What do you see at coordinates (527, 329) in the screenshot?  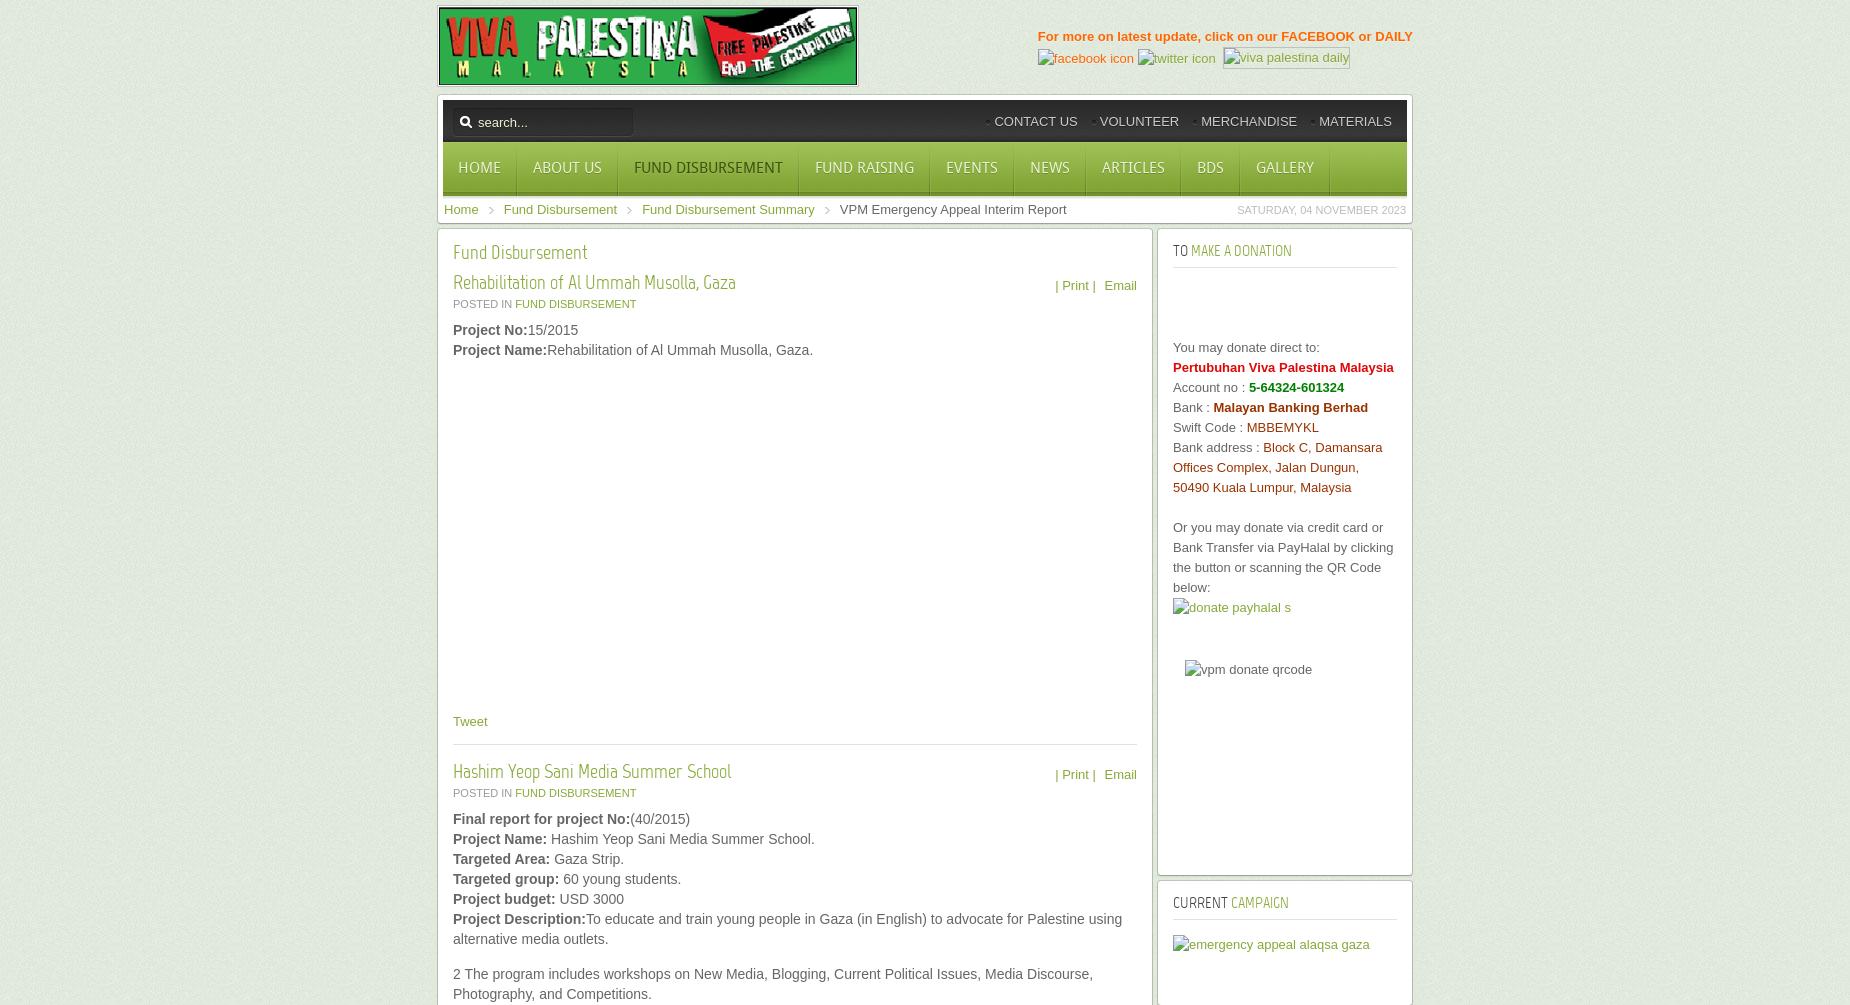 I see `'15/2015'` at bounding box center [527, 329].